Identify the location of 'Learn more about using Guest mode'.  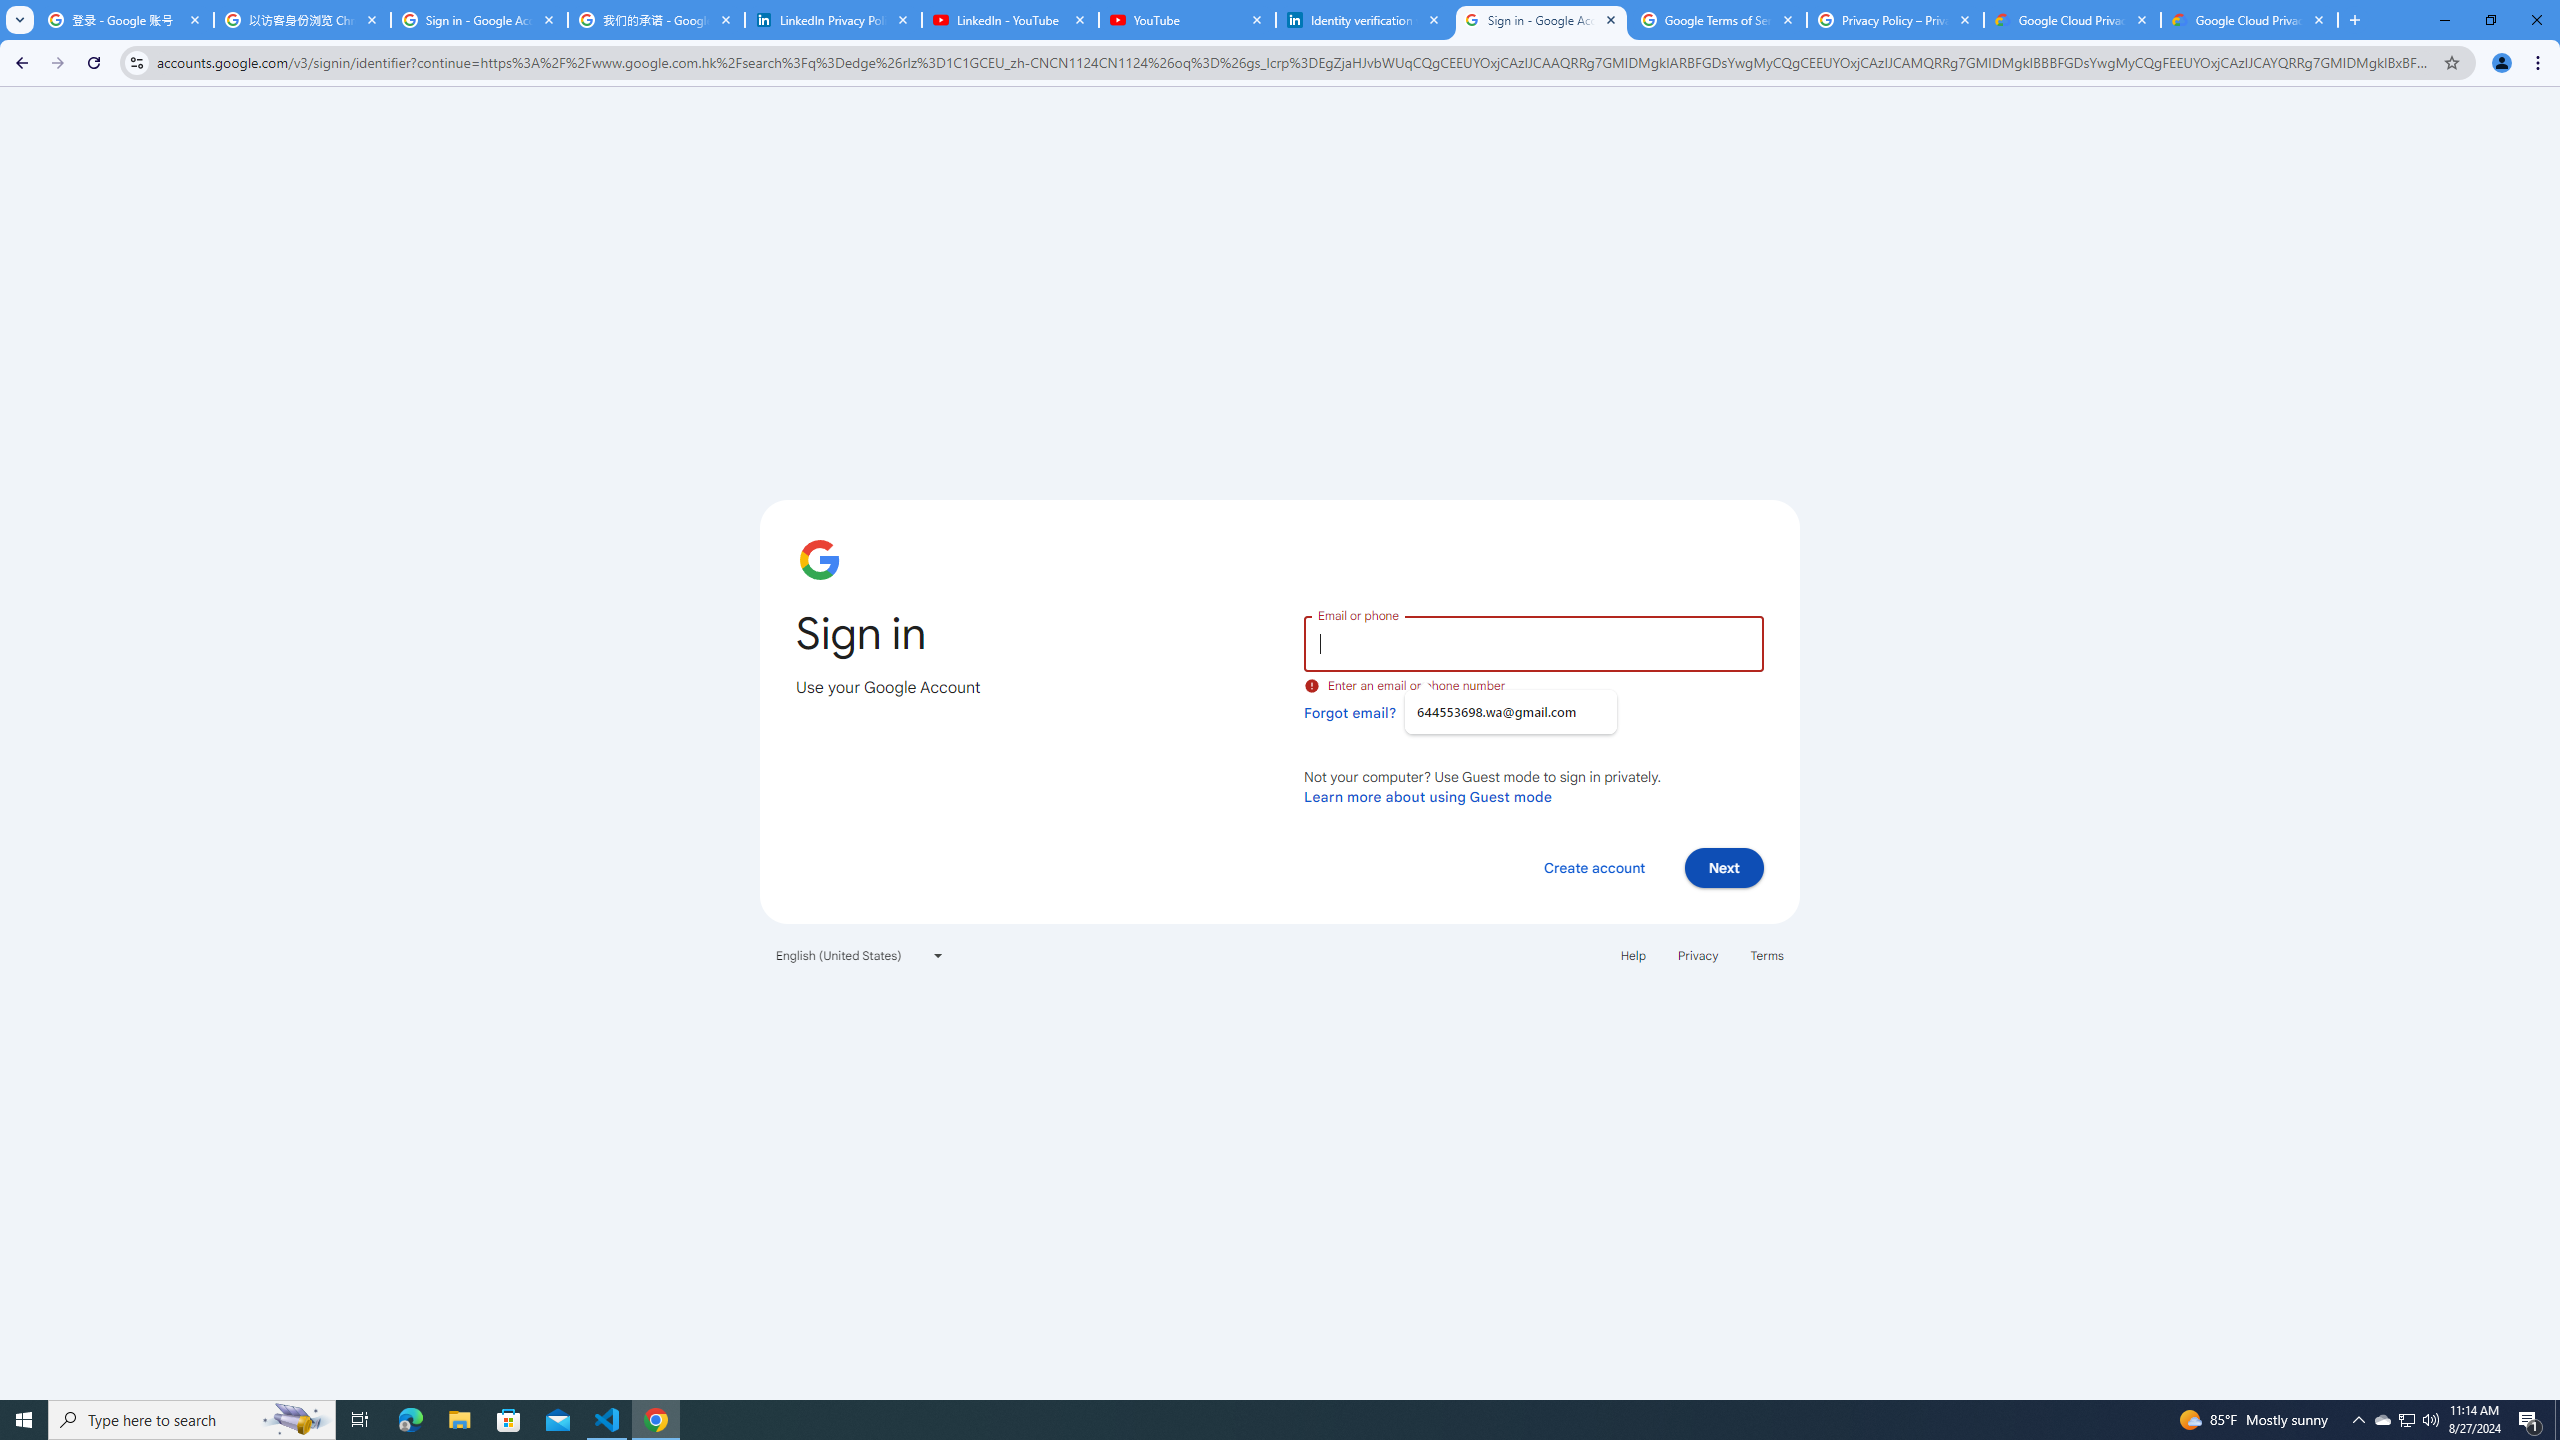
(1427, 796).